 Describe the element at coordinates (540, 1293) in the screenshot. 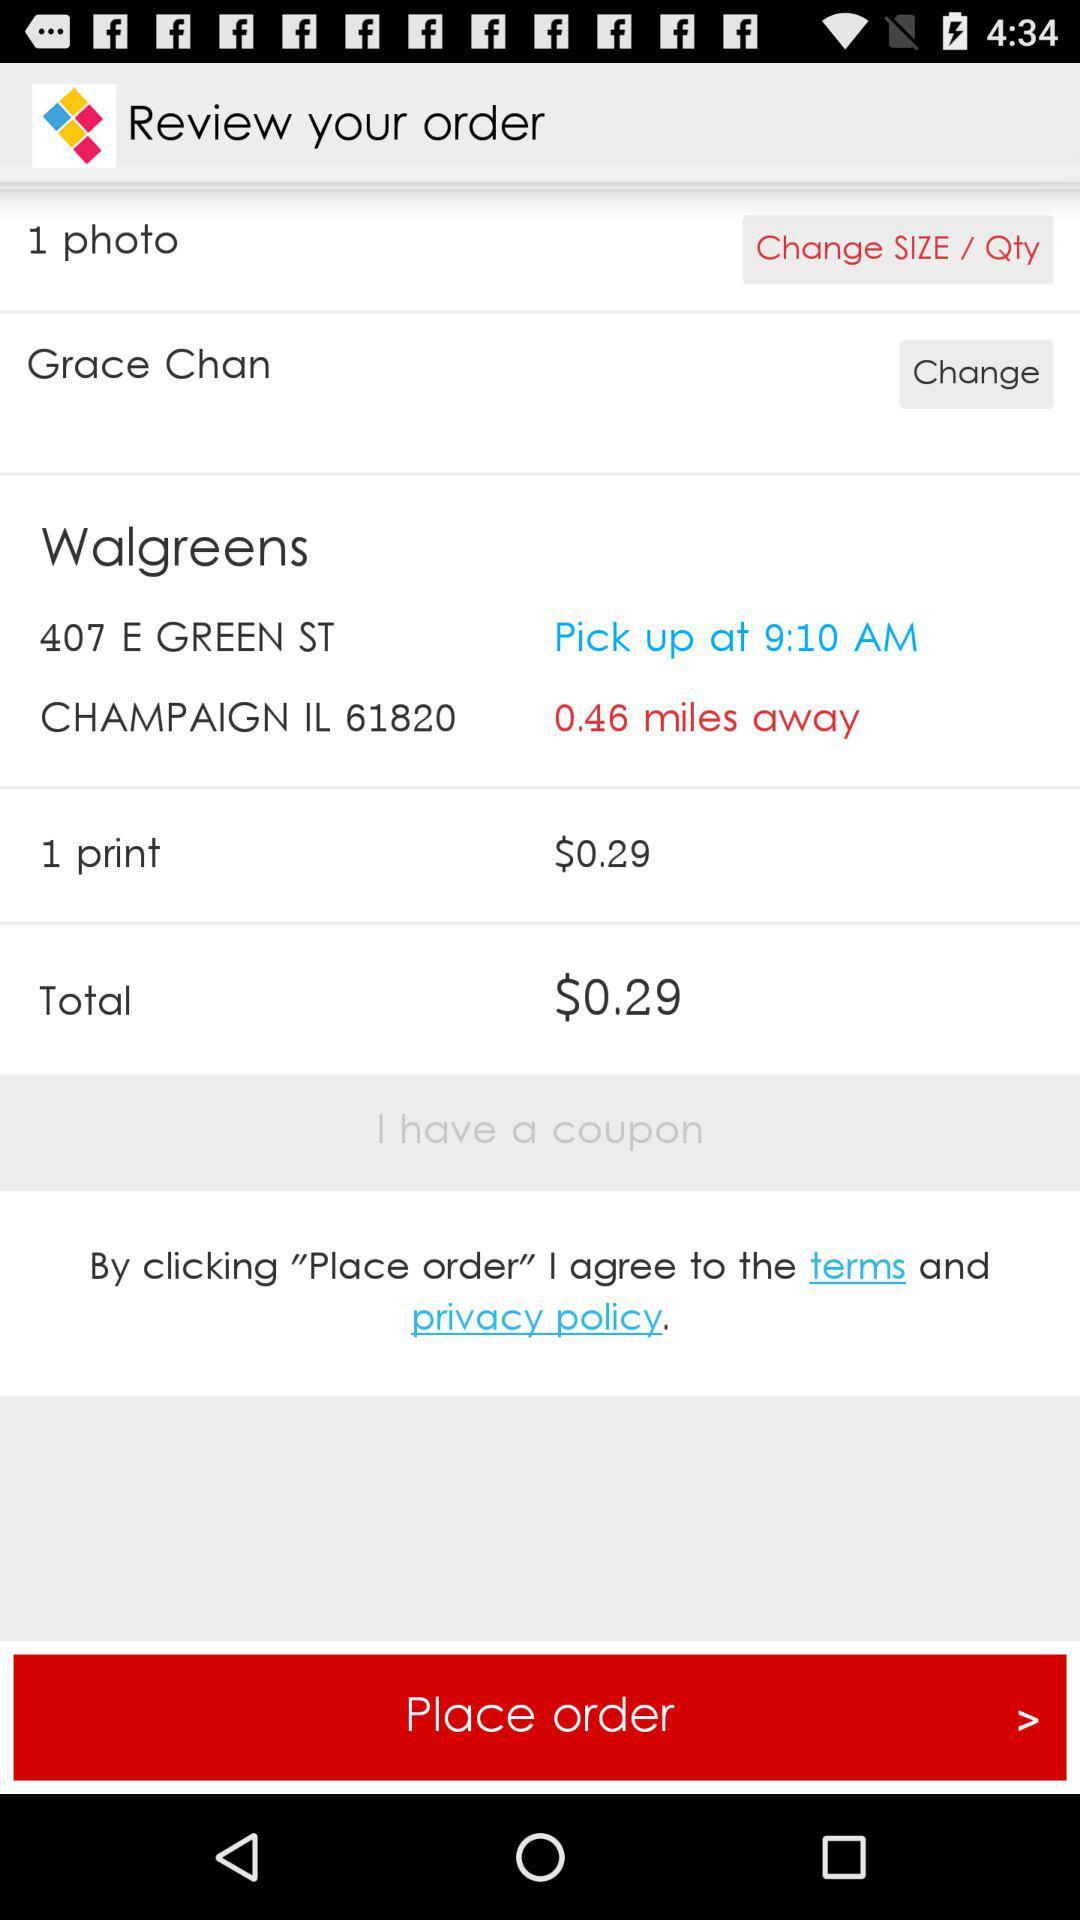

I see `by clicking place item` at that location.